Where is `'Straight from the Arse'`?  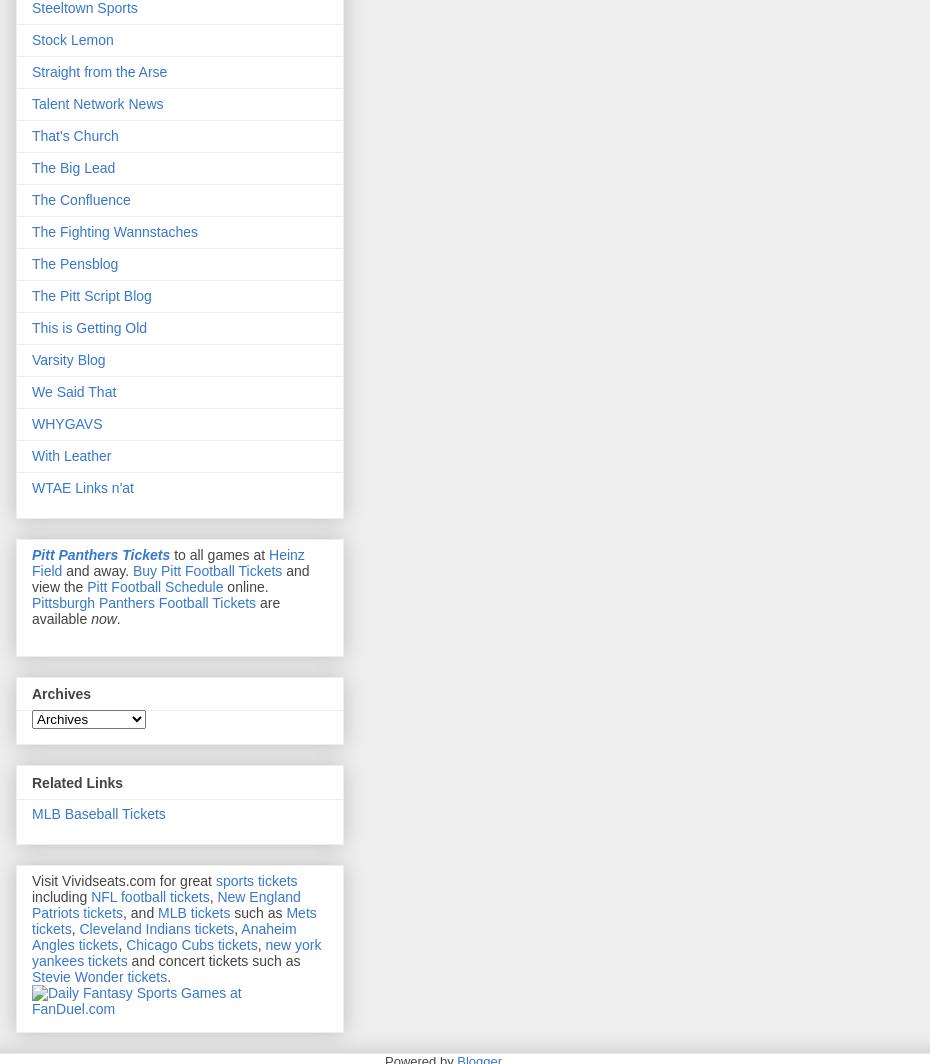 'Straight from the Arse' is located at coordinates (99, 72).